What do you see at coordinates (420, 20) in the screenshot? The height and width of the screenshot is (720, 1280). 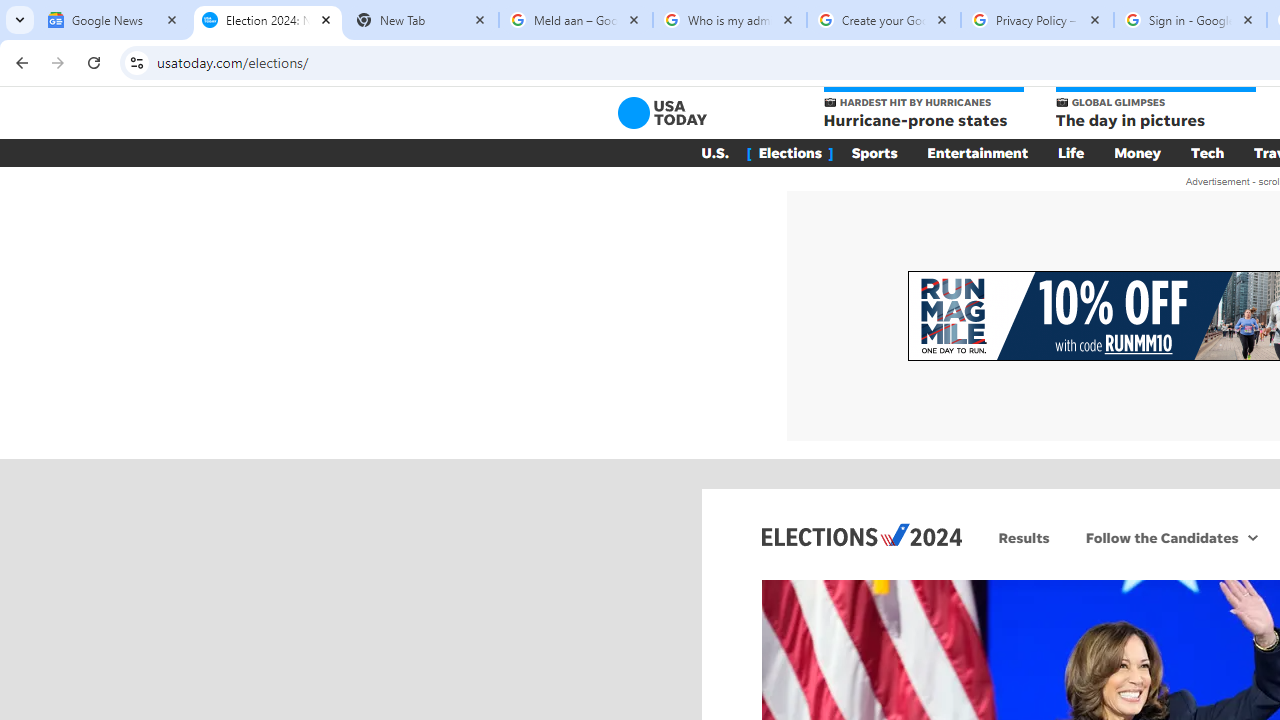 I see `'New Tab'` at bounding box center [420, 20].